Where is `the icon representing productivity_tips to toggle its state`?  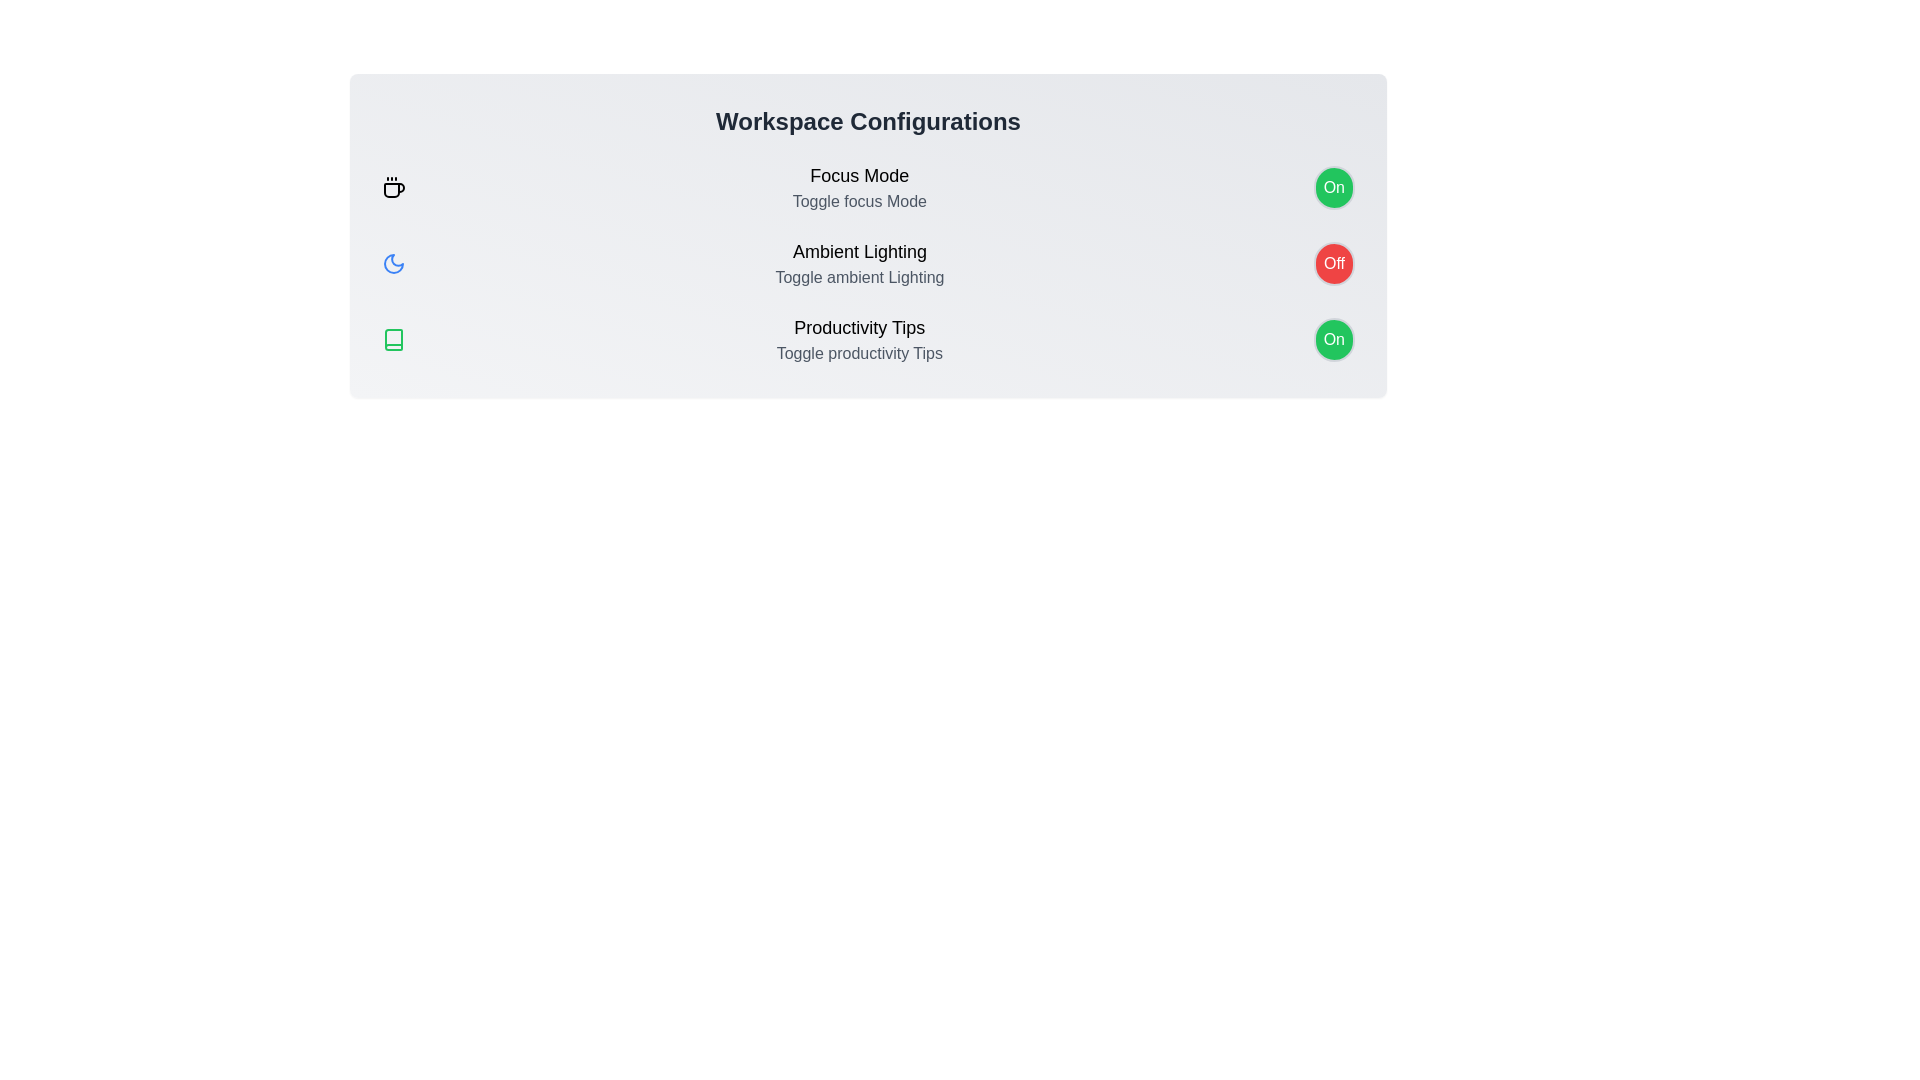
the icon representing productivity_tips to toggle its state is located at coordinates (393, 338).